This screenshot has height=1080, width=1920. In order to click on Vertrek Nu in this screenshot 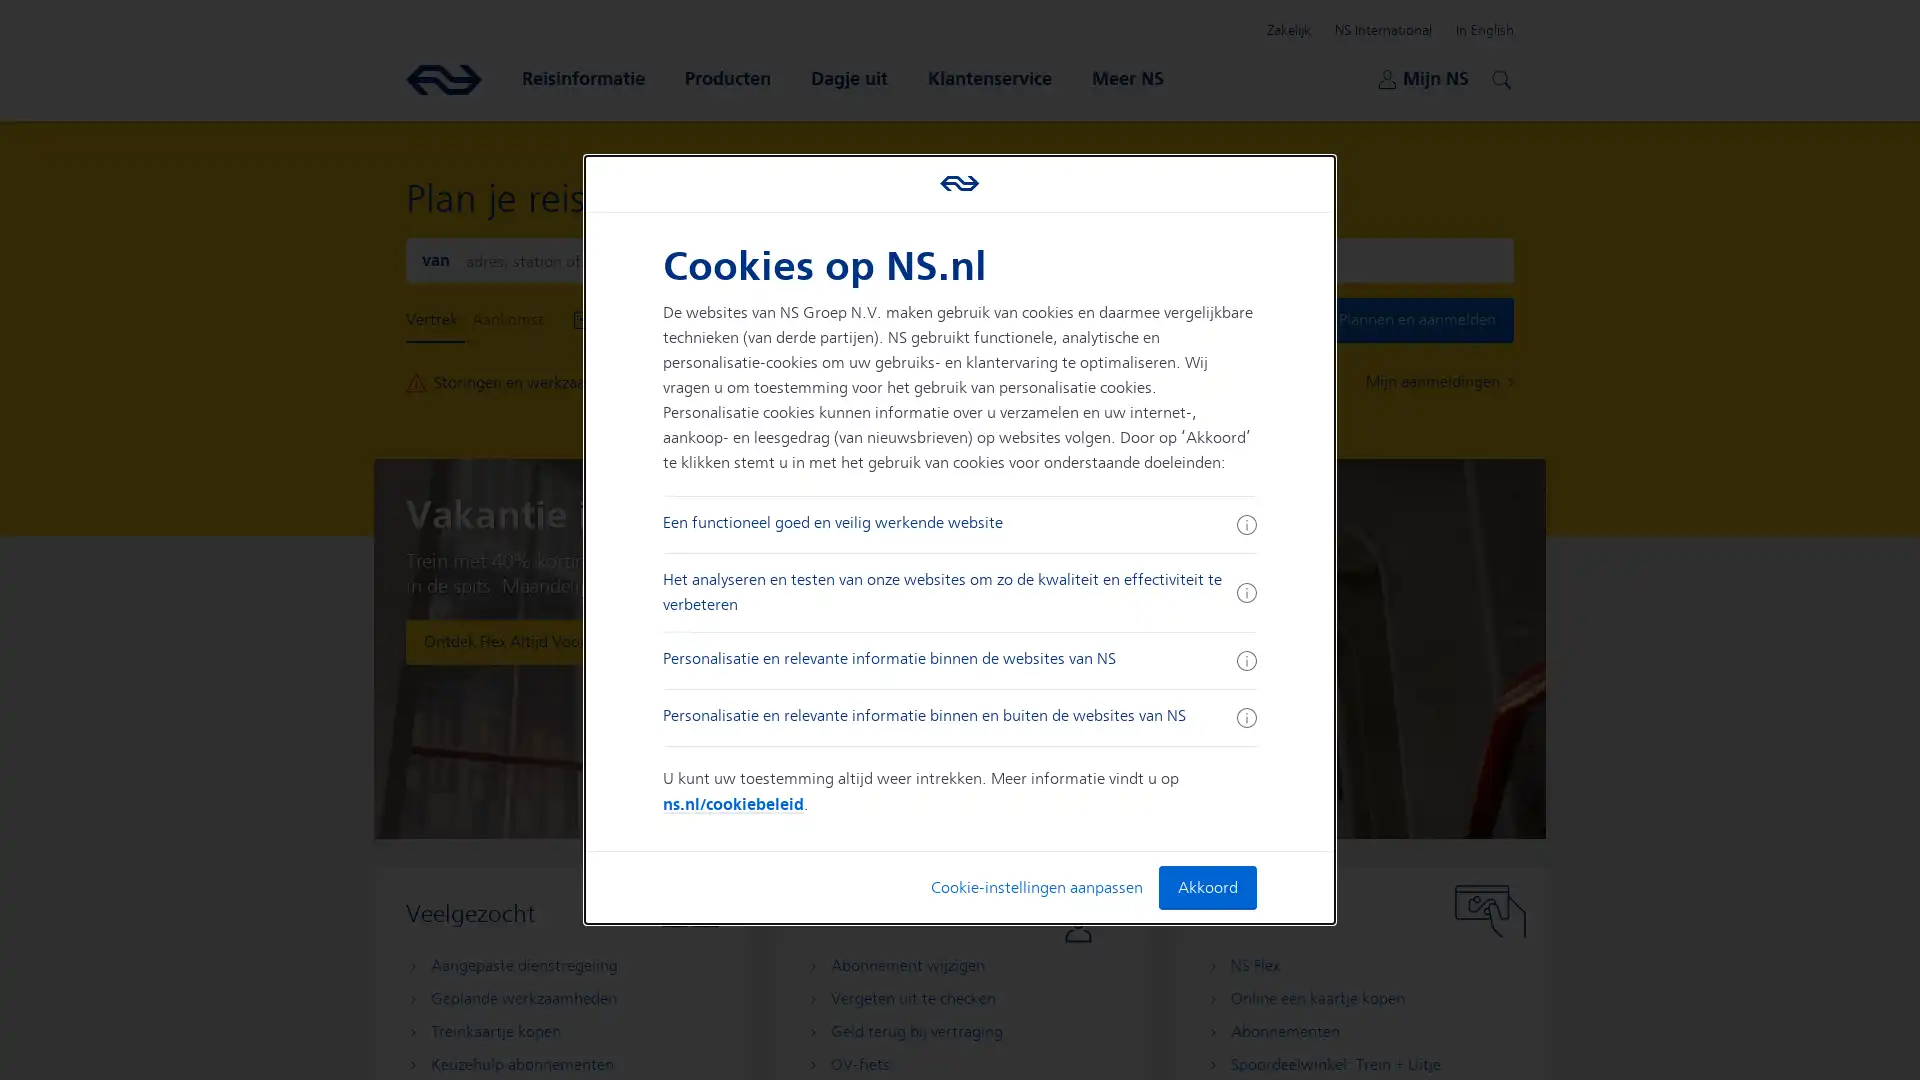, I will do `click(830, 319)`.